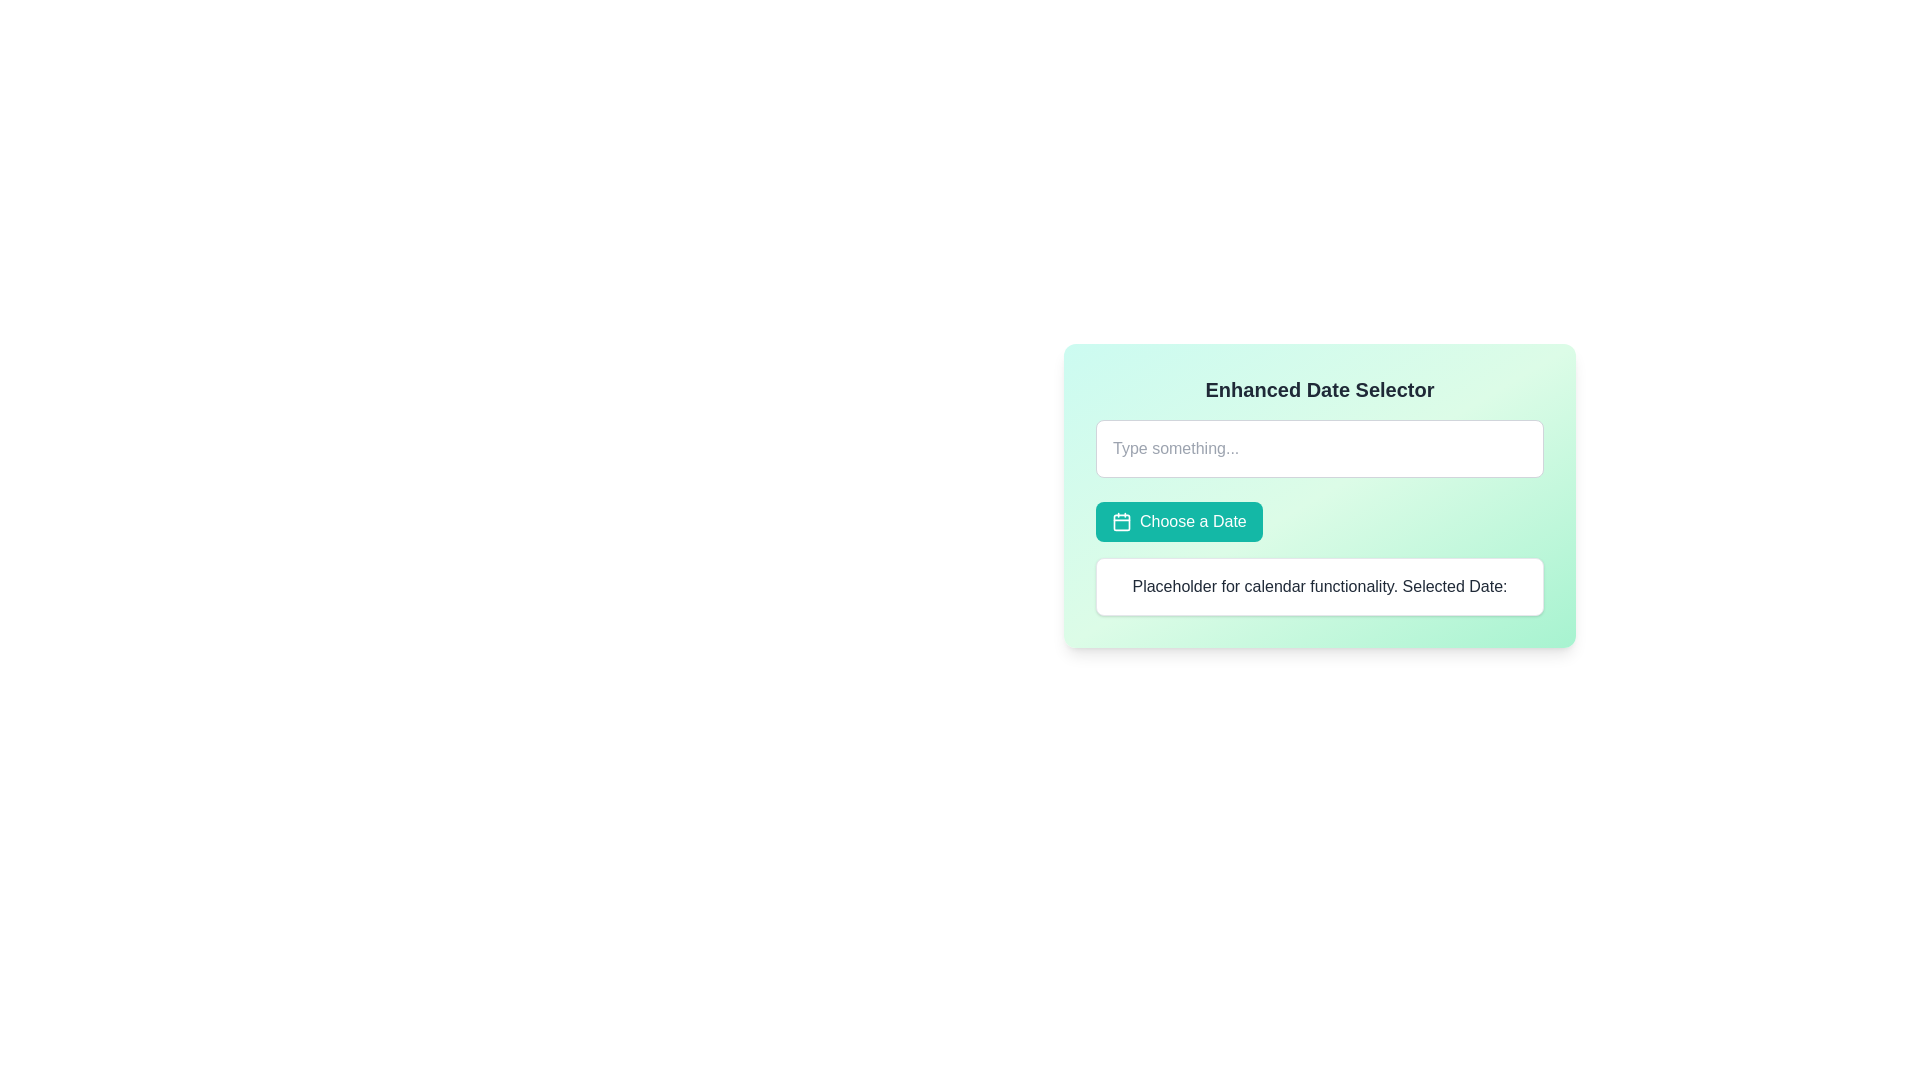 This screenshot has width=1920, height=1080. What do you see at coordinates (1320, 389) in the screenshot?
I see `text from the heading text label located at the top of the card interface, positioned above the text input field and the button labeled 'Choose a Date'` at bounding box center [1320, 389].